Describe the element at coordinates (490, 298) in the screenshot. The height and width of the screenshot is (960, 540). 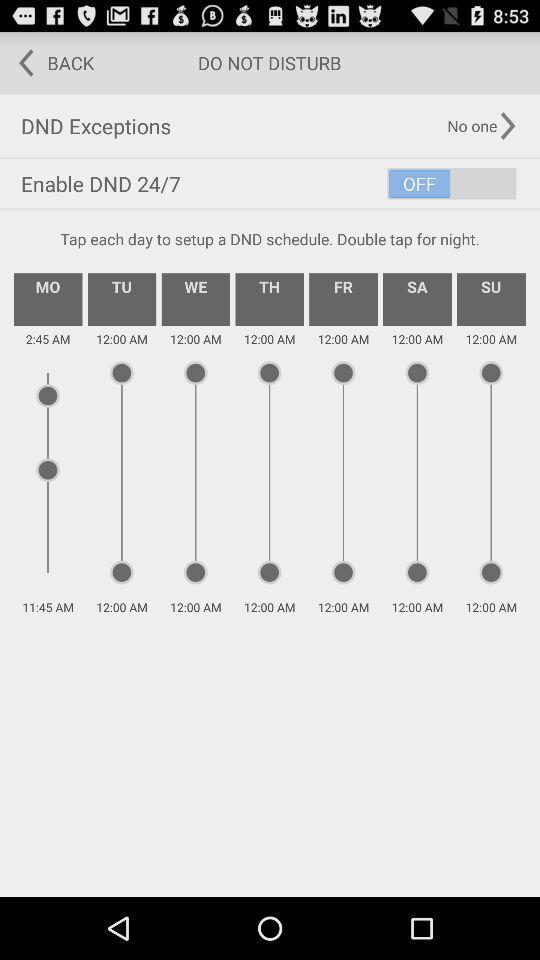
I see `the app above the 12:00 am app` at that location.